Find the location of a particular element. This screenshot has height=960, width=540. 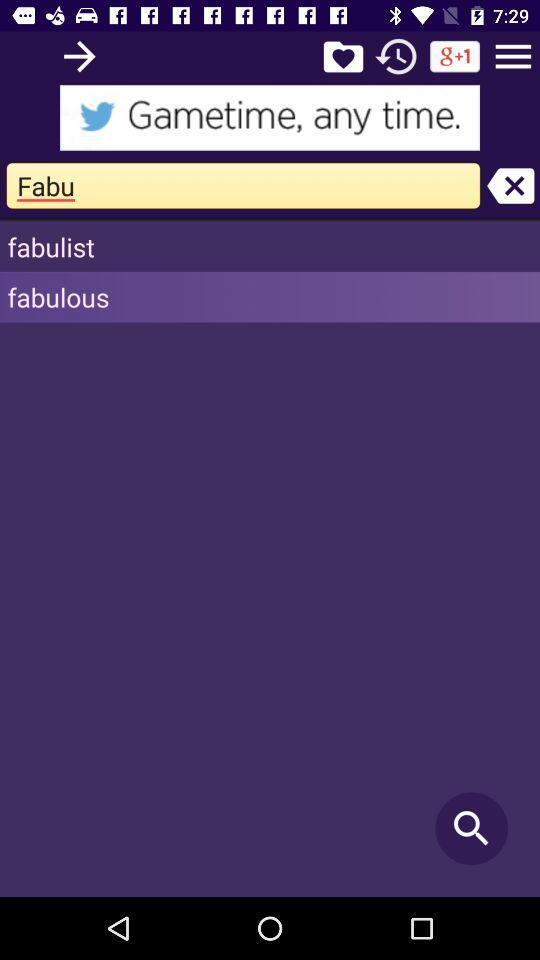

the menu icon is located at coordinates (513, 55).